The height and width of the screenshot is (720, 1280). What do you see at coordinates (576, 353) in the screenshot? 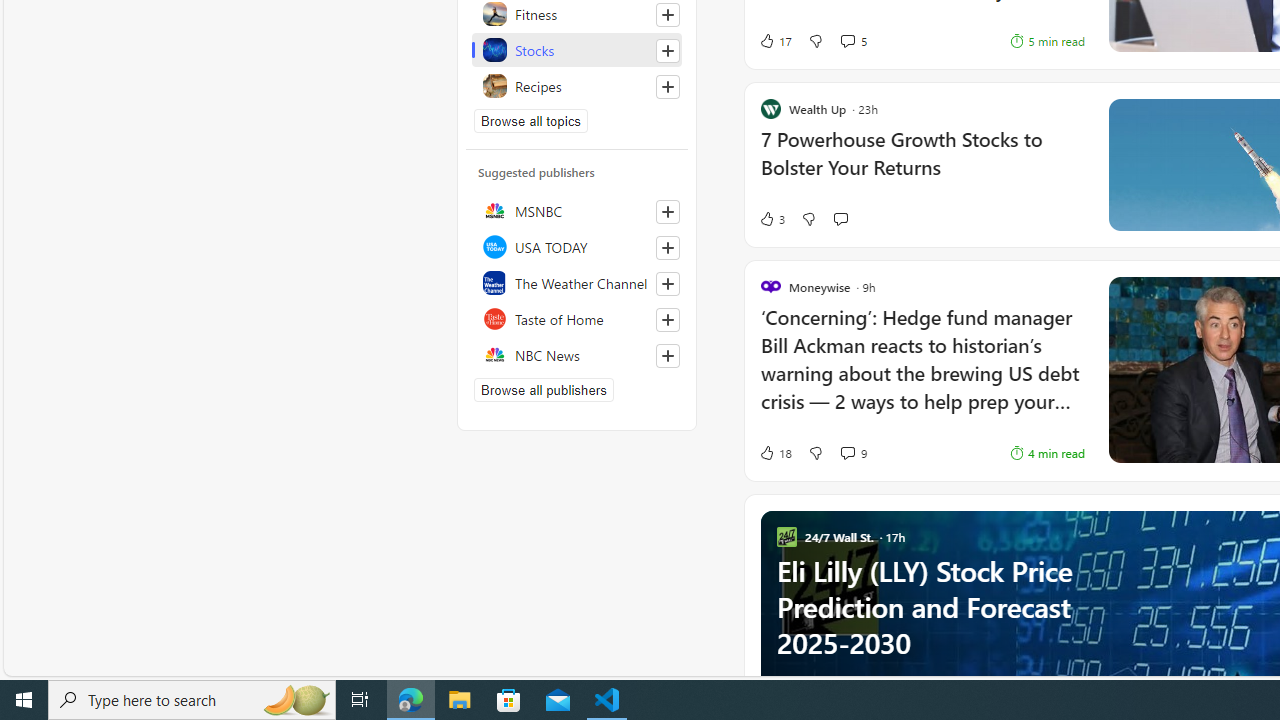
I see `'NBC News'` at bounding box center [576, 353].